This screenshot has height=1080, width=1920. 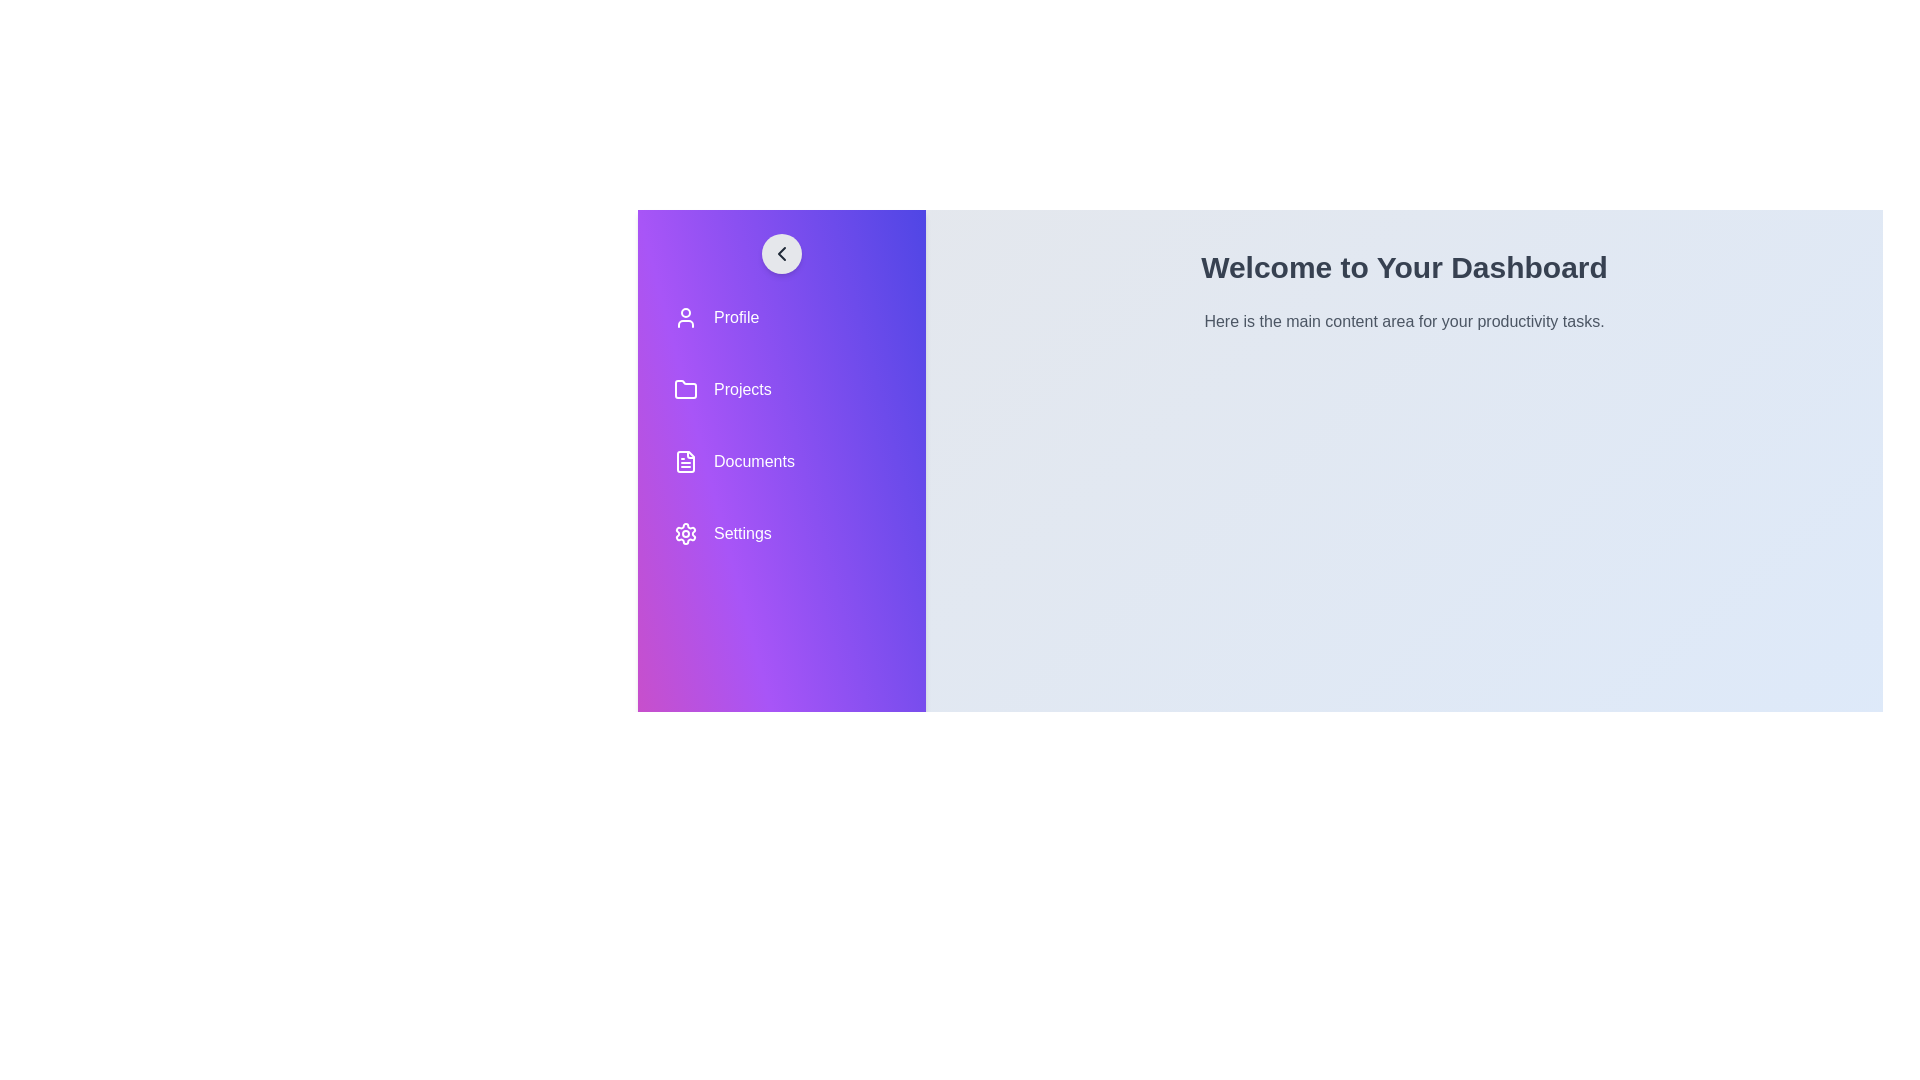 What do you see at coordinates (781, 389) in the screenshot?
I see `the navigation item labeled Projects` at bounding box center [781, 389].